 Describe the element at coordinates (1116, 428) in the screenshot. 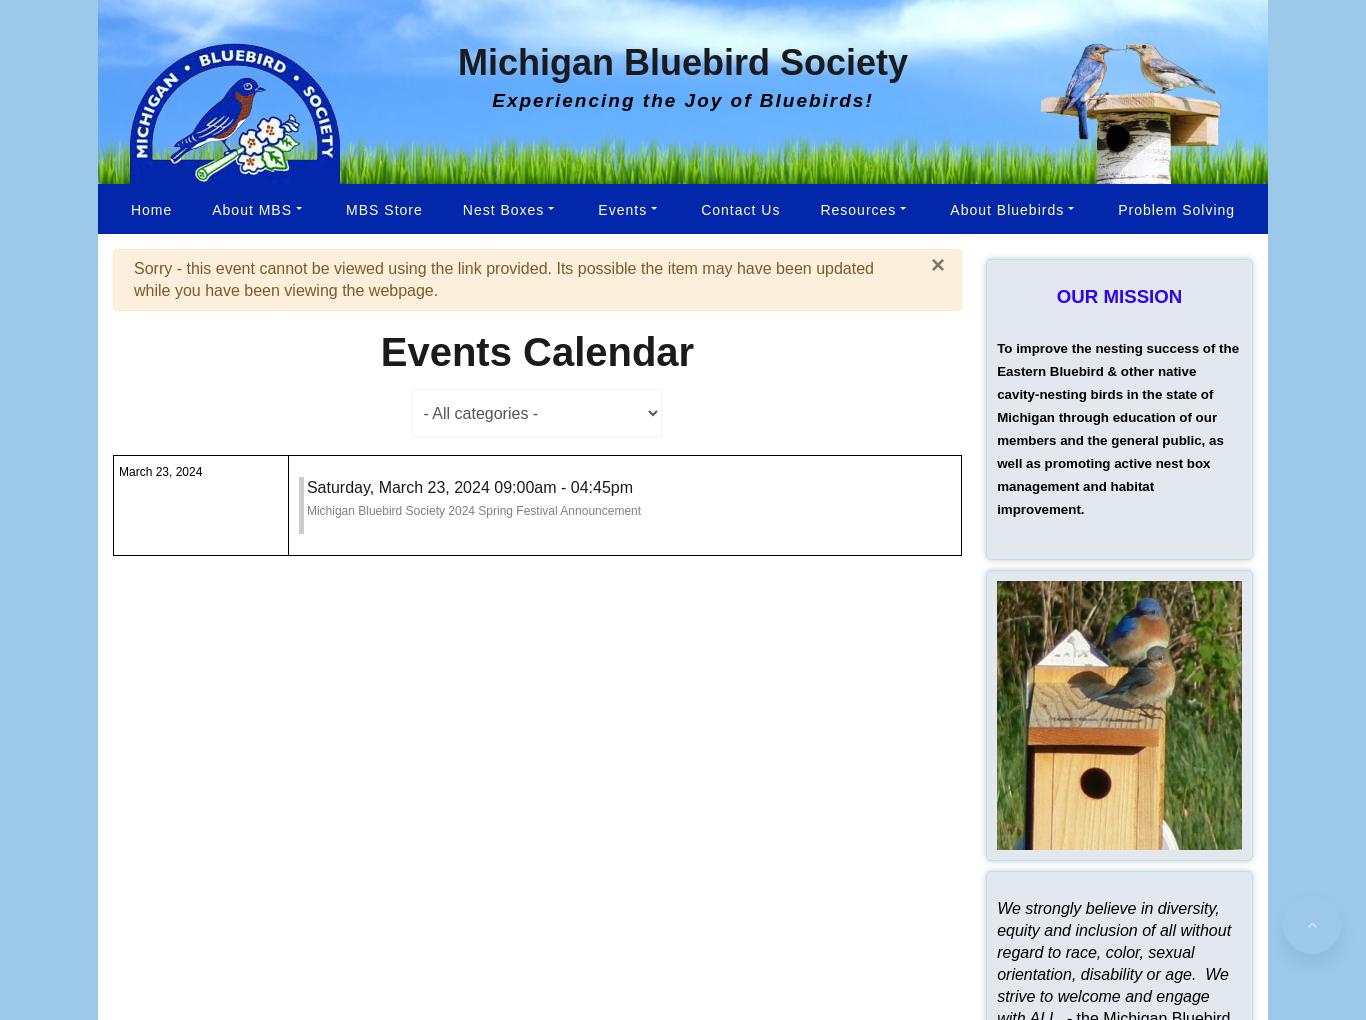

I see `'To improve the nesting success of the Eastern Bluebird & other native cavity-nesting birds in the state of Michigan through education of our members and the general public, as well as promoting active nest box management and habitat improvement.'` at that location.